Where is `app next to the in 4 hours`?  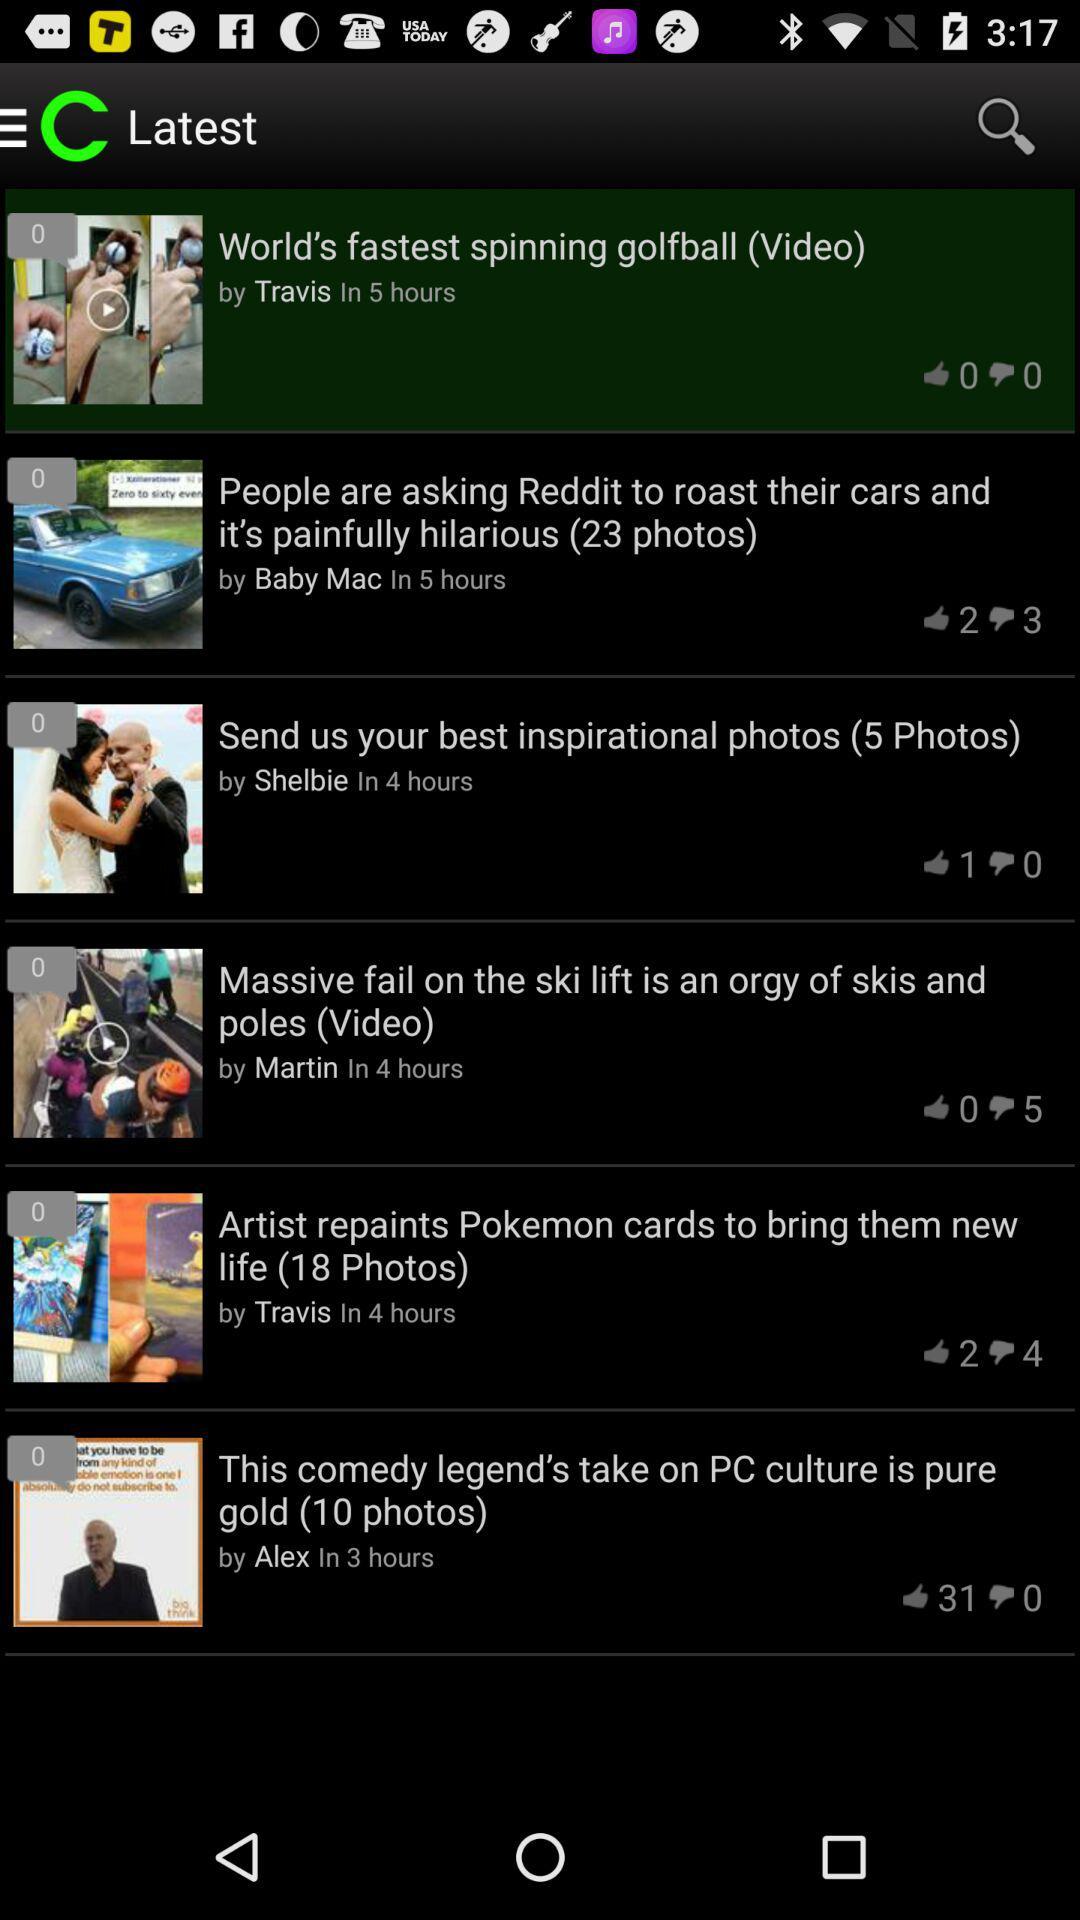 app next to the in 4 hours is located at coordinates (301, 777).